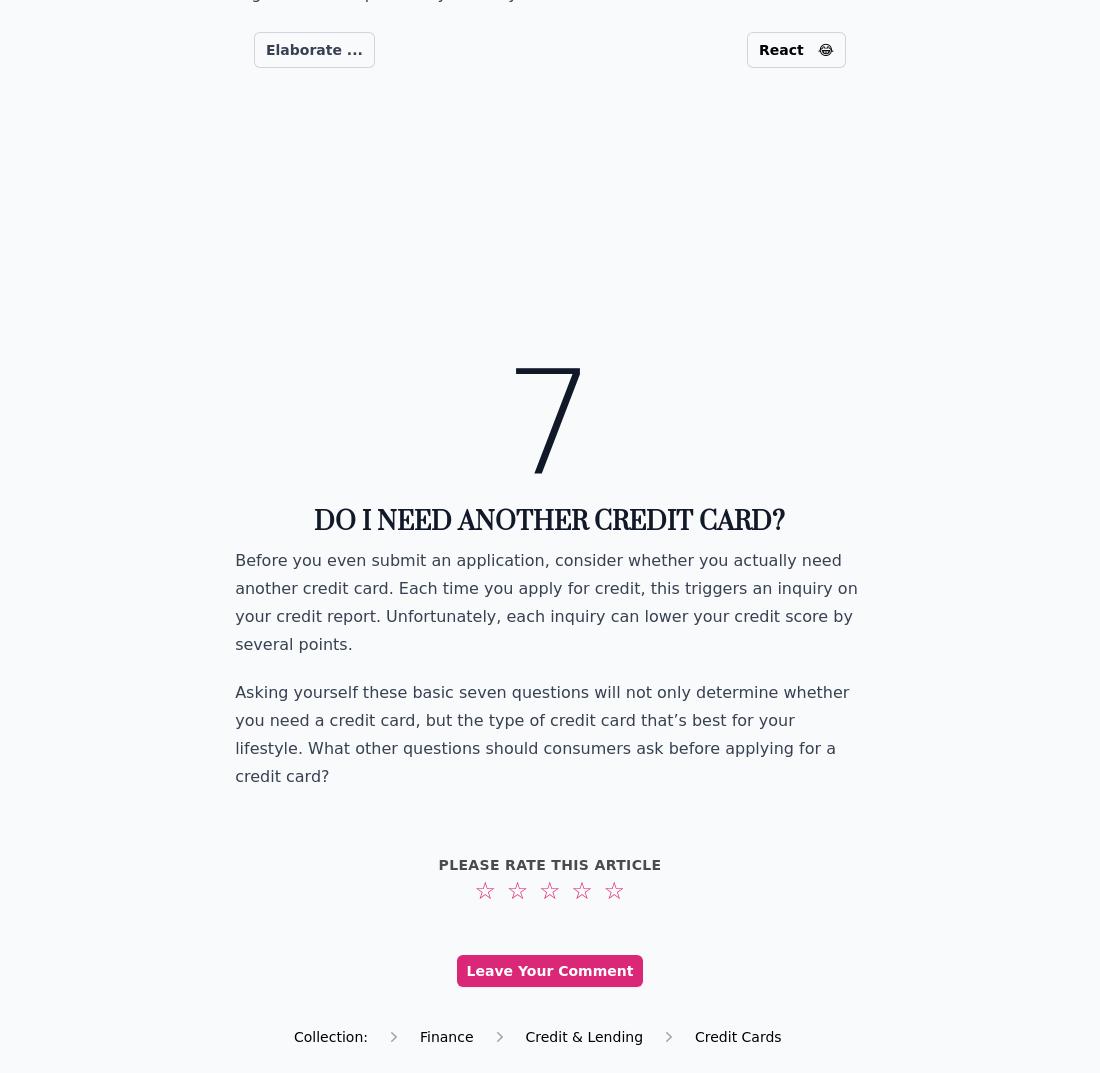 This screenshot has width=1100, height=1073. What do you see at coordinates (758, 48) in the screenshot?
I see `'React'` at bounding box center [758, 48].